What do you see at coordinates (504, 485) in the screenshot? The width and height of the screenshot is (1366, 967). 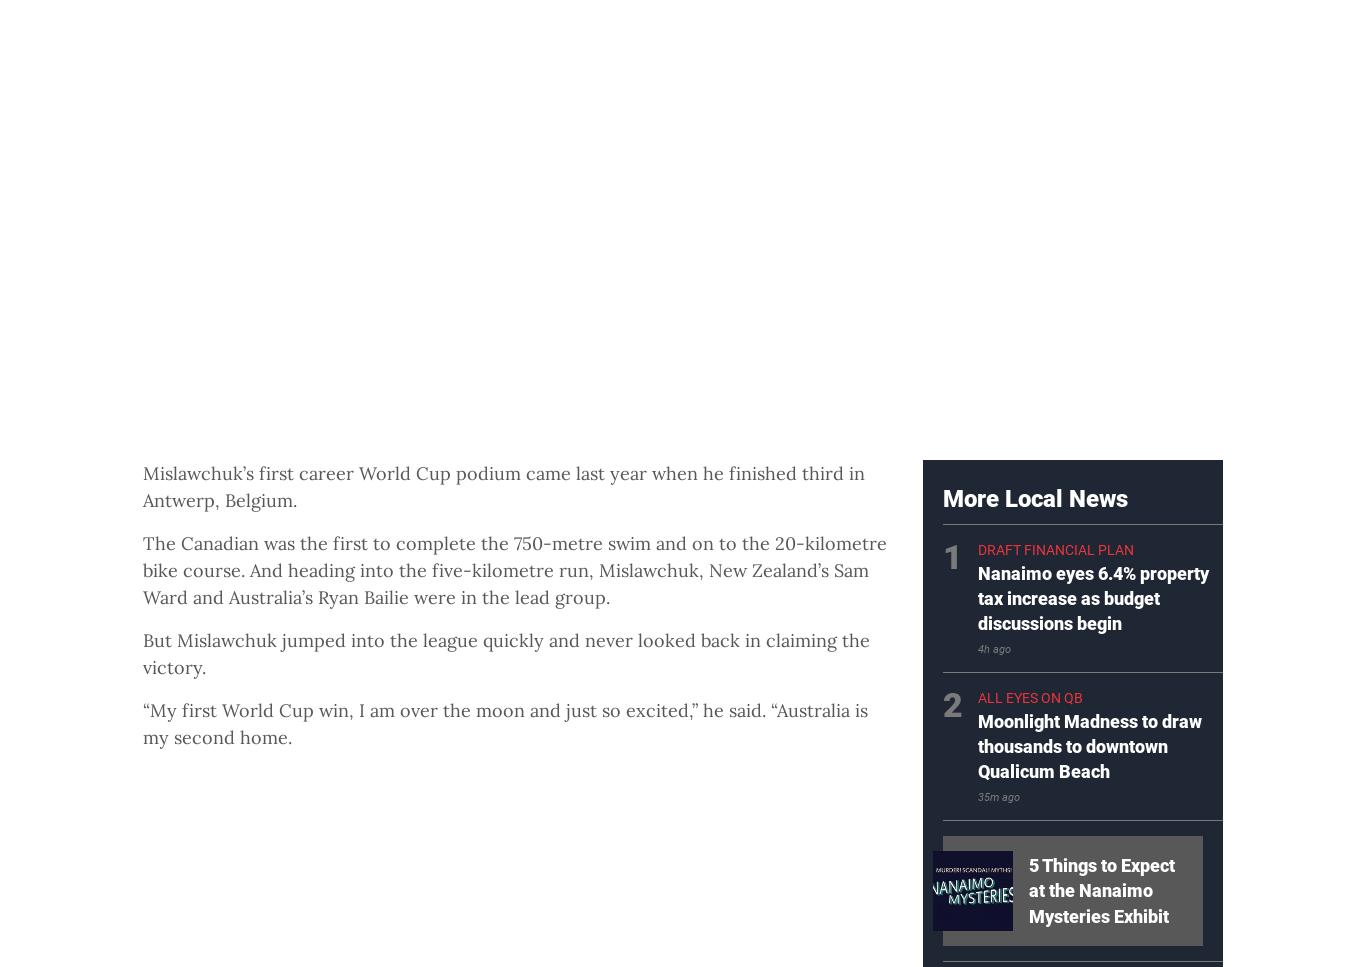 I see `'Mislawchuk’s first career World Cup podium came last year when he finished third in Antwerp, Belgium.'` at bounding box center [504, 485].